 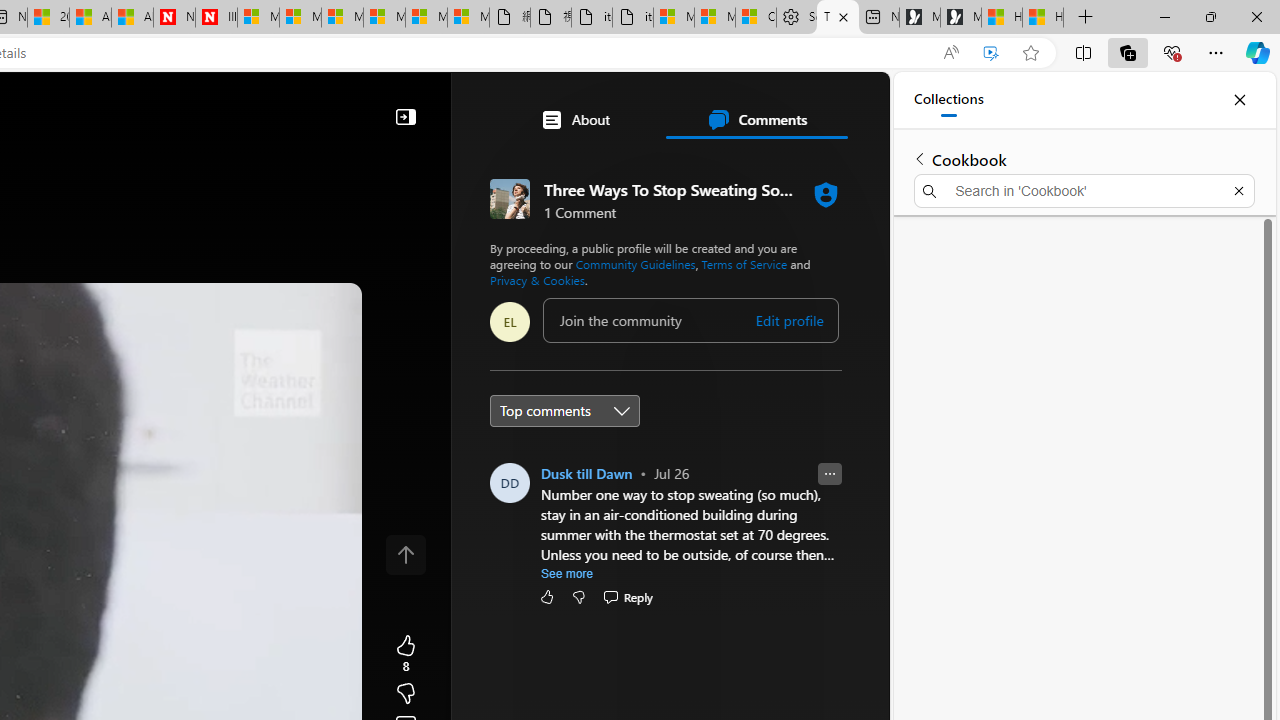 What do you see at coordinates (830, 474) in the screenshot?
I see `'Report comment'` at bounding box center [830, 474].